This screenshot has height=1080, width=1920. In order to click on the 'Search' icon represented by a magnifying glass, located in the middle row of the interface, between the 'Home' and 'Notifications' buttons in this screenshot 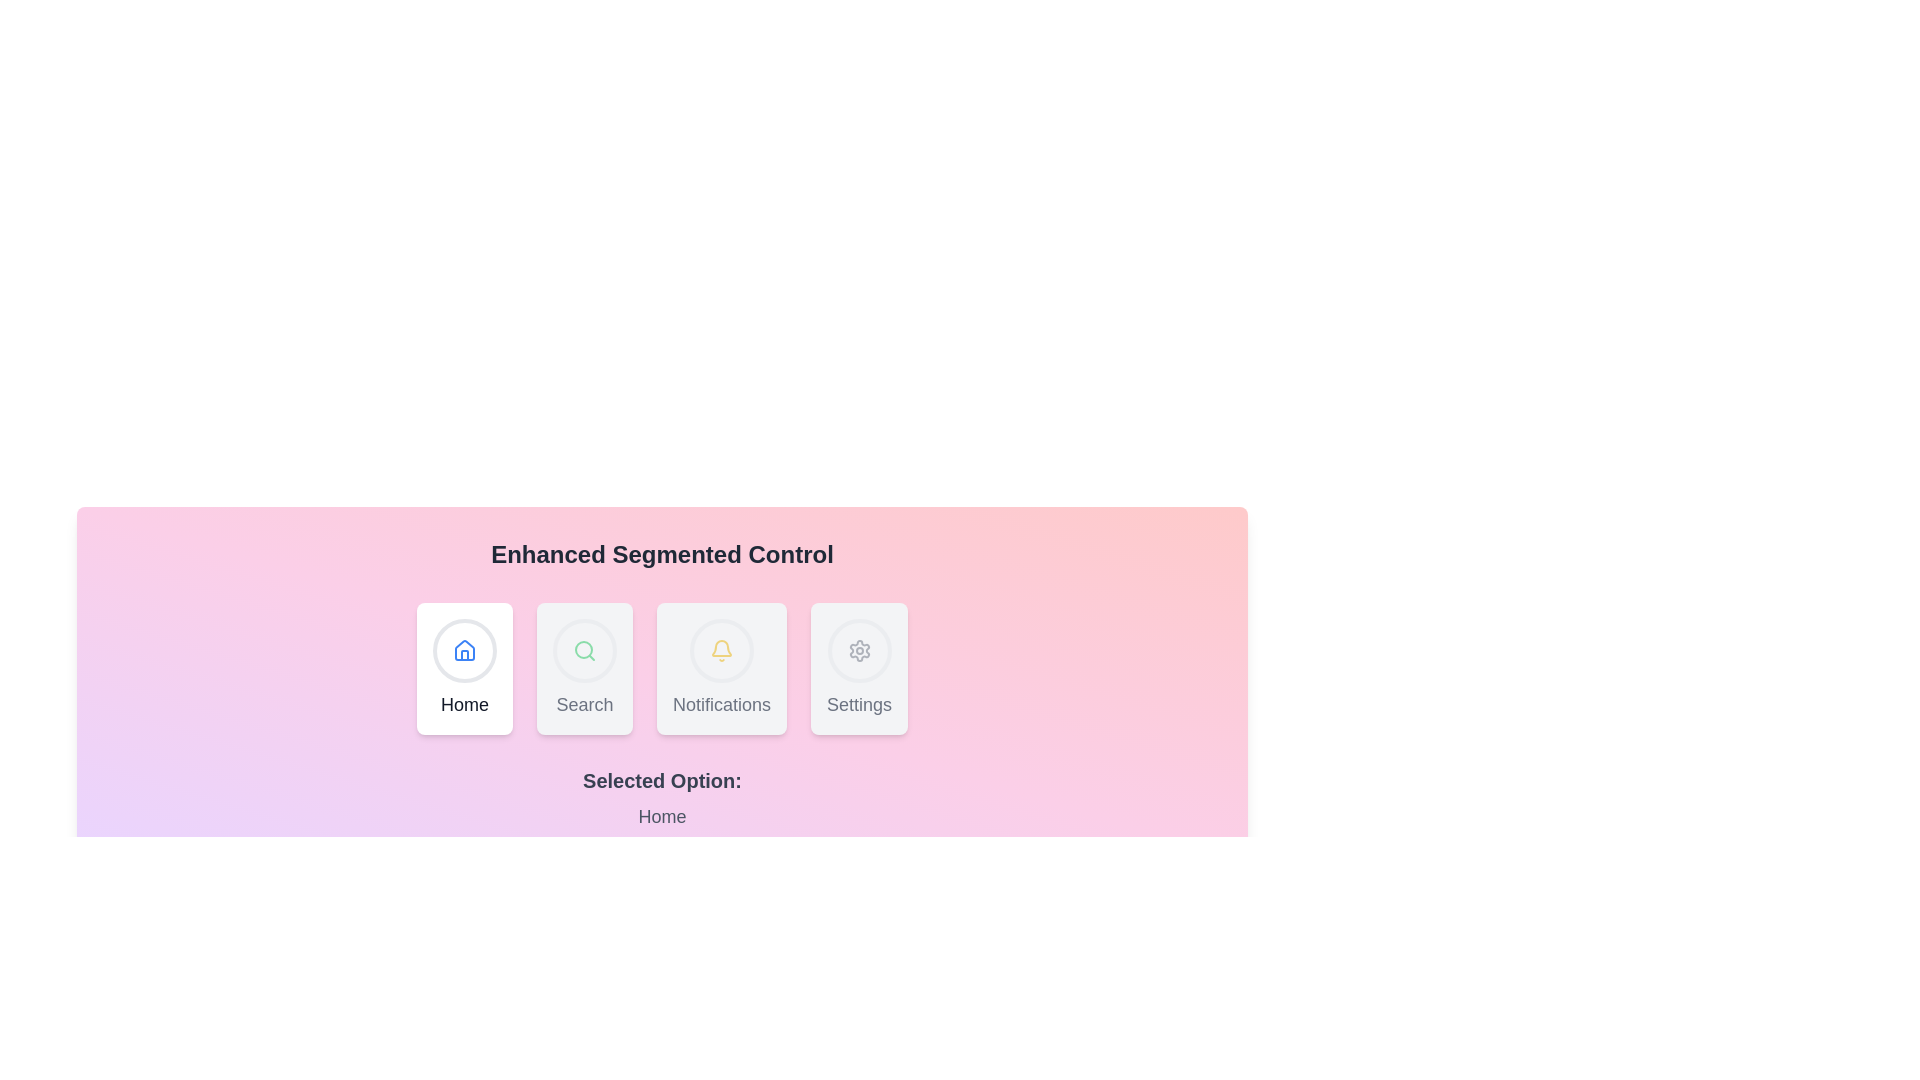, I will do `click(584, 651)`.